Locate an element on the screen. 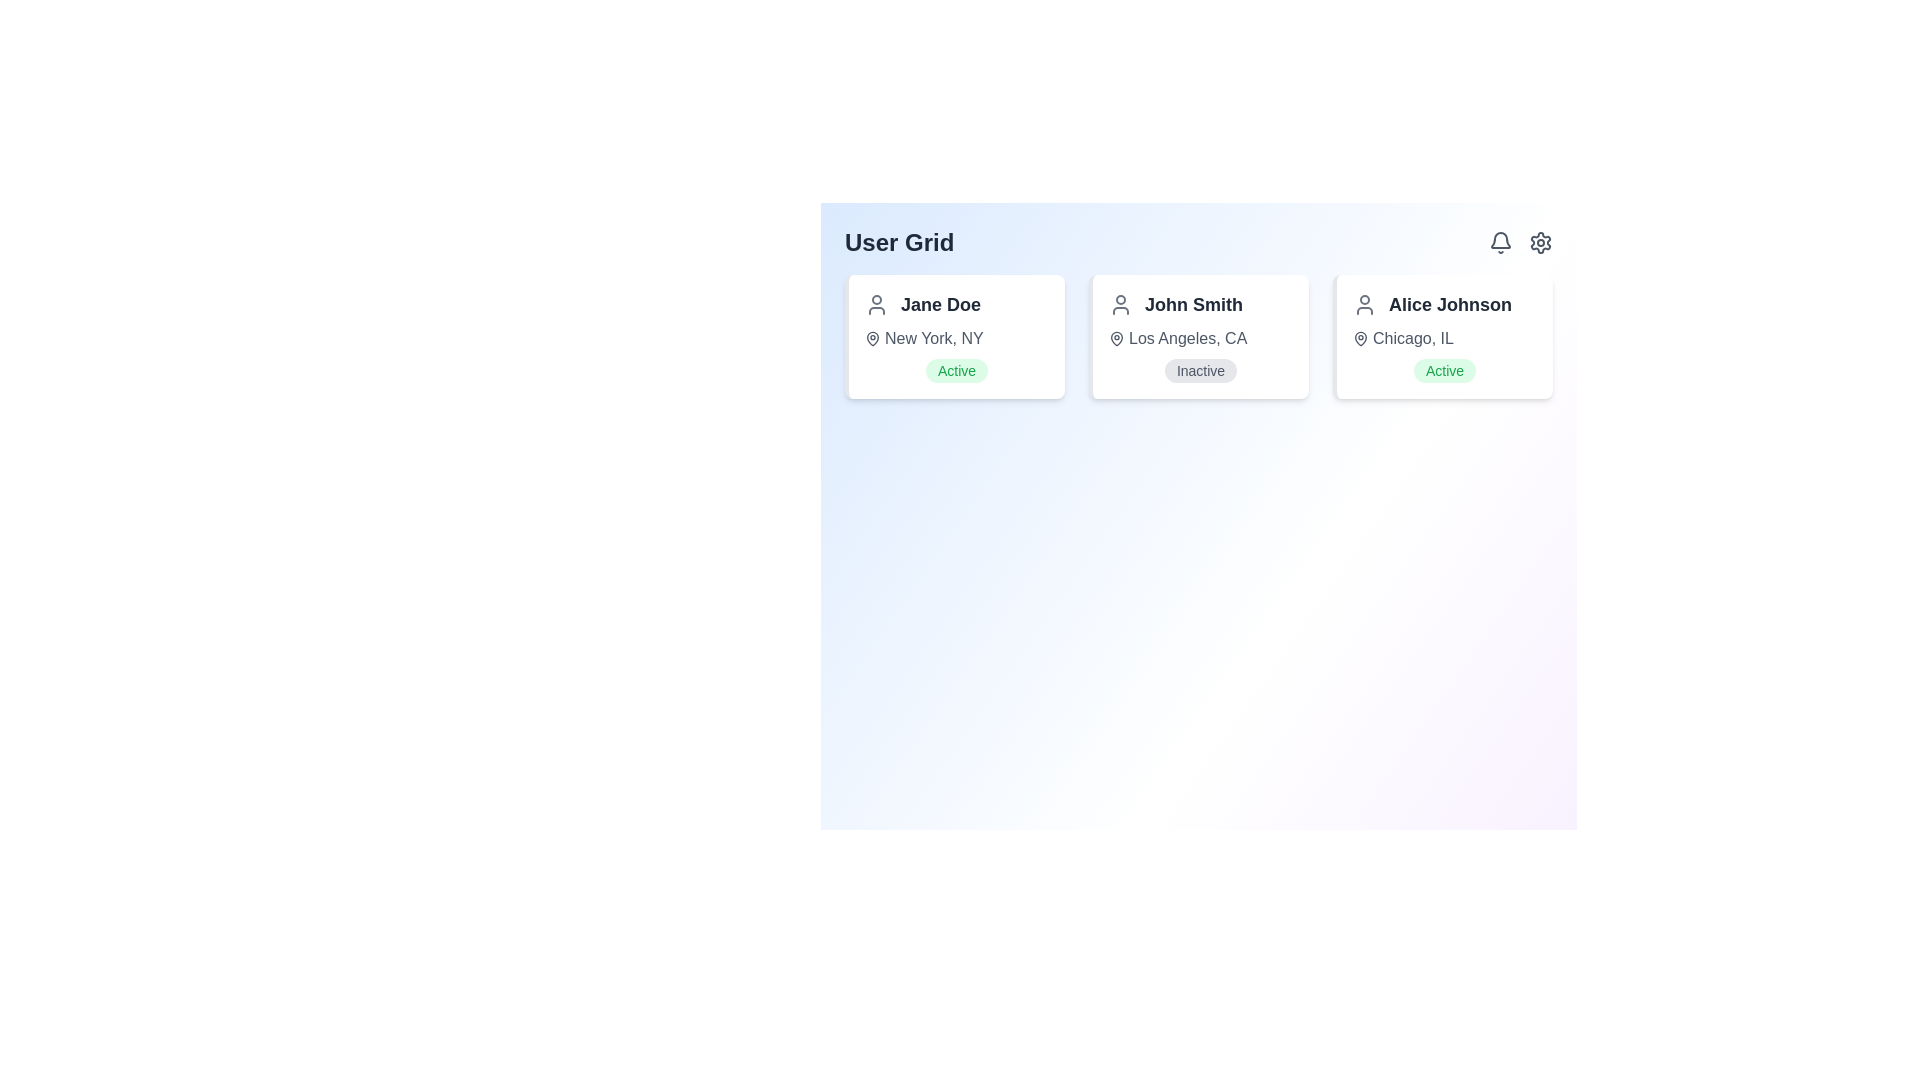 The image size is (1920, 1080). the geographical location icon representing 'Alice Johnson' in the user grid, located in the third column, to the left of the text 'Chicago, IL' is located at coordinates (1360, 338).